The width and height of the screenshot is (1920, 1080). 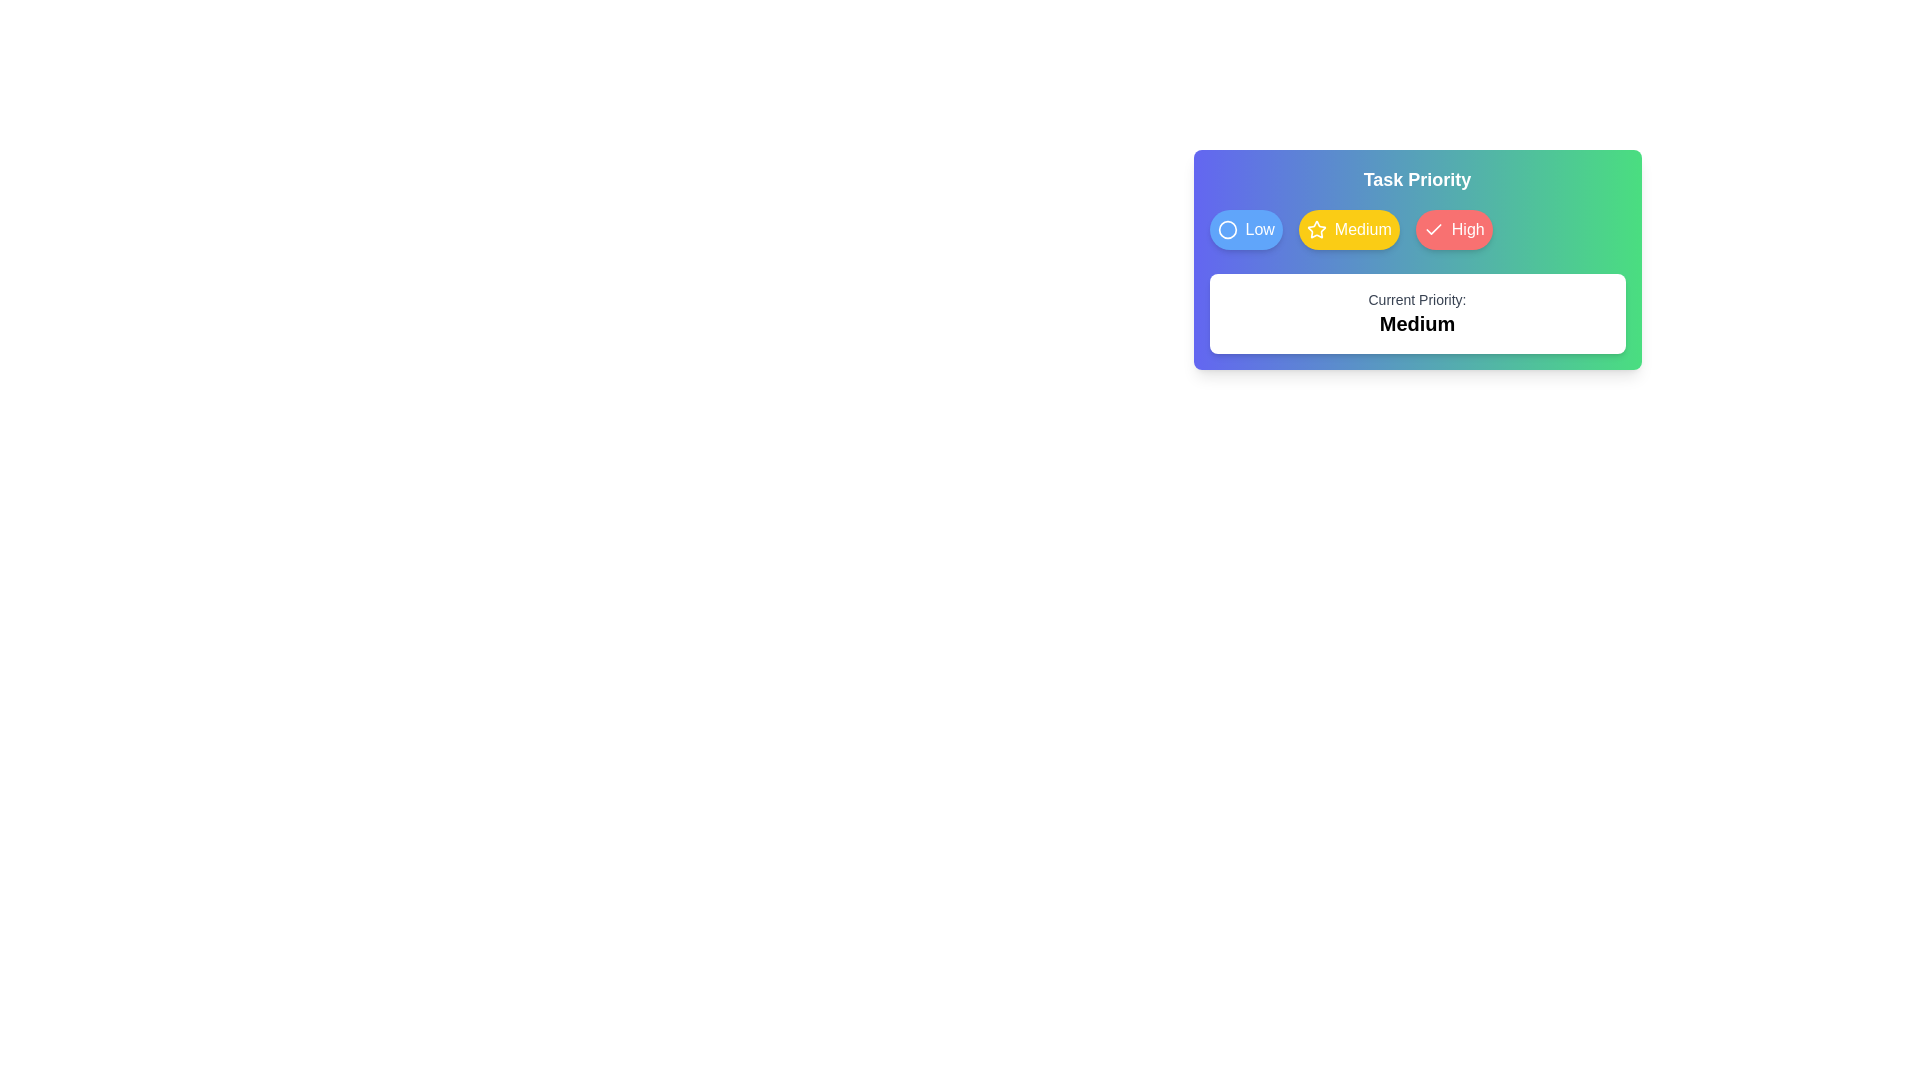 What do you see at coordinates (1432, 229) in the screenshot?
I see `the SVG checkmark icon located within the red circular button labeled 'High' in the 'Task Priority' section` at bounding box center [1432, 229].